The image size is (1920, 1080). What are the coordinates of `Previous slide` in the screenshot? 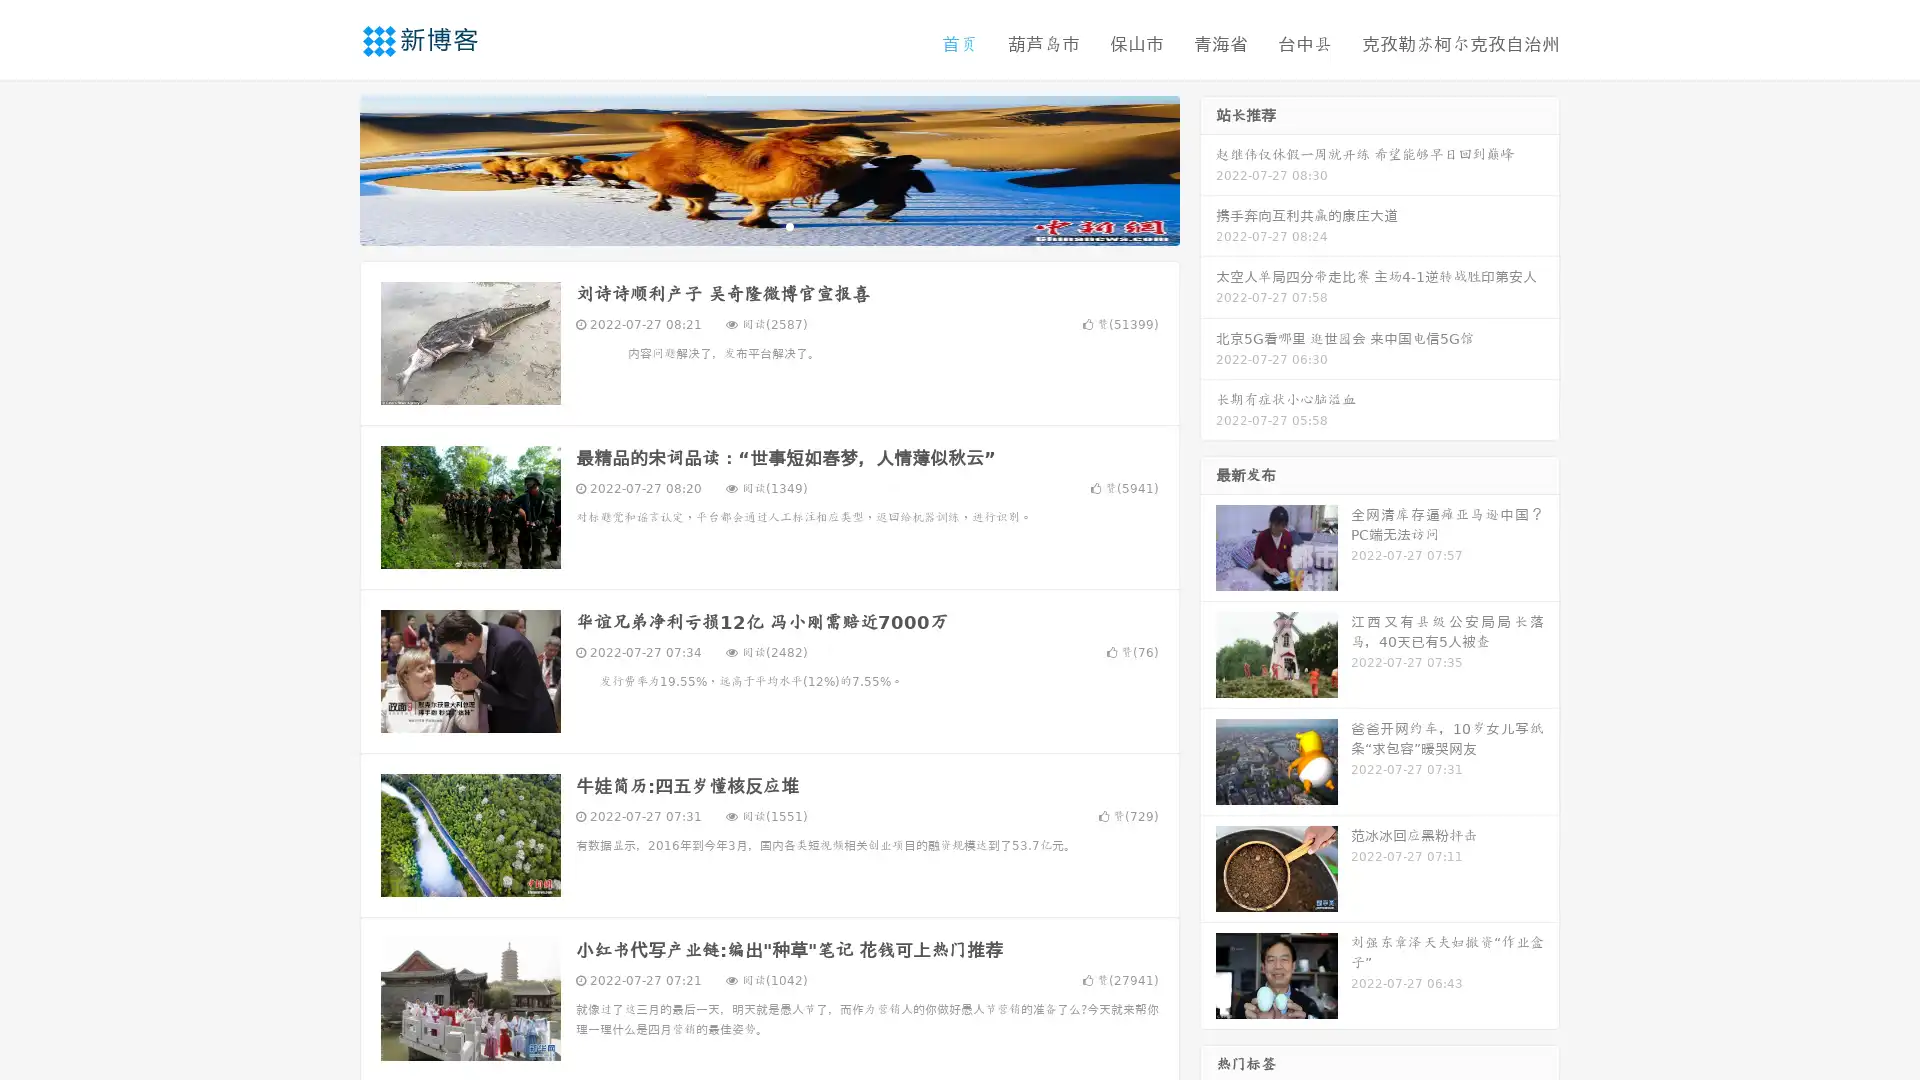 It's located at (330, 168).